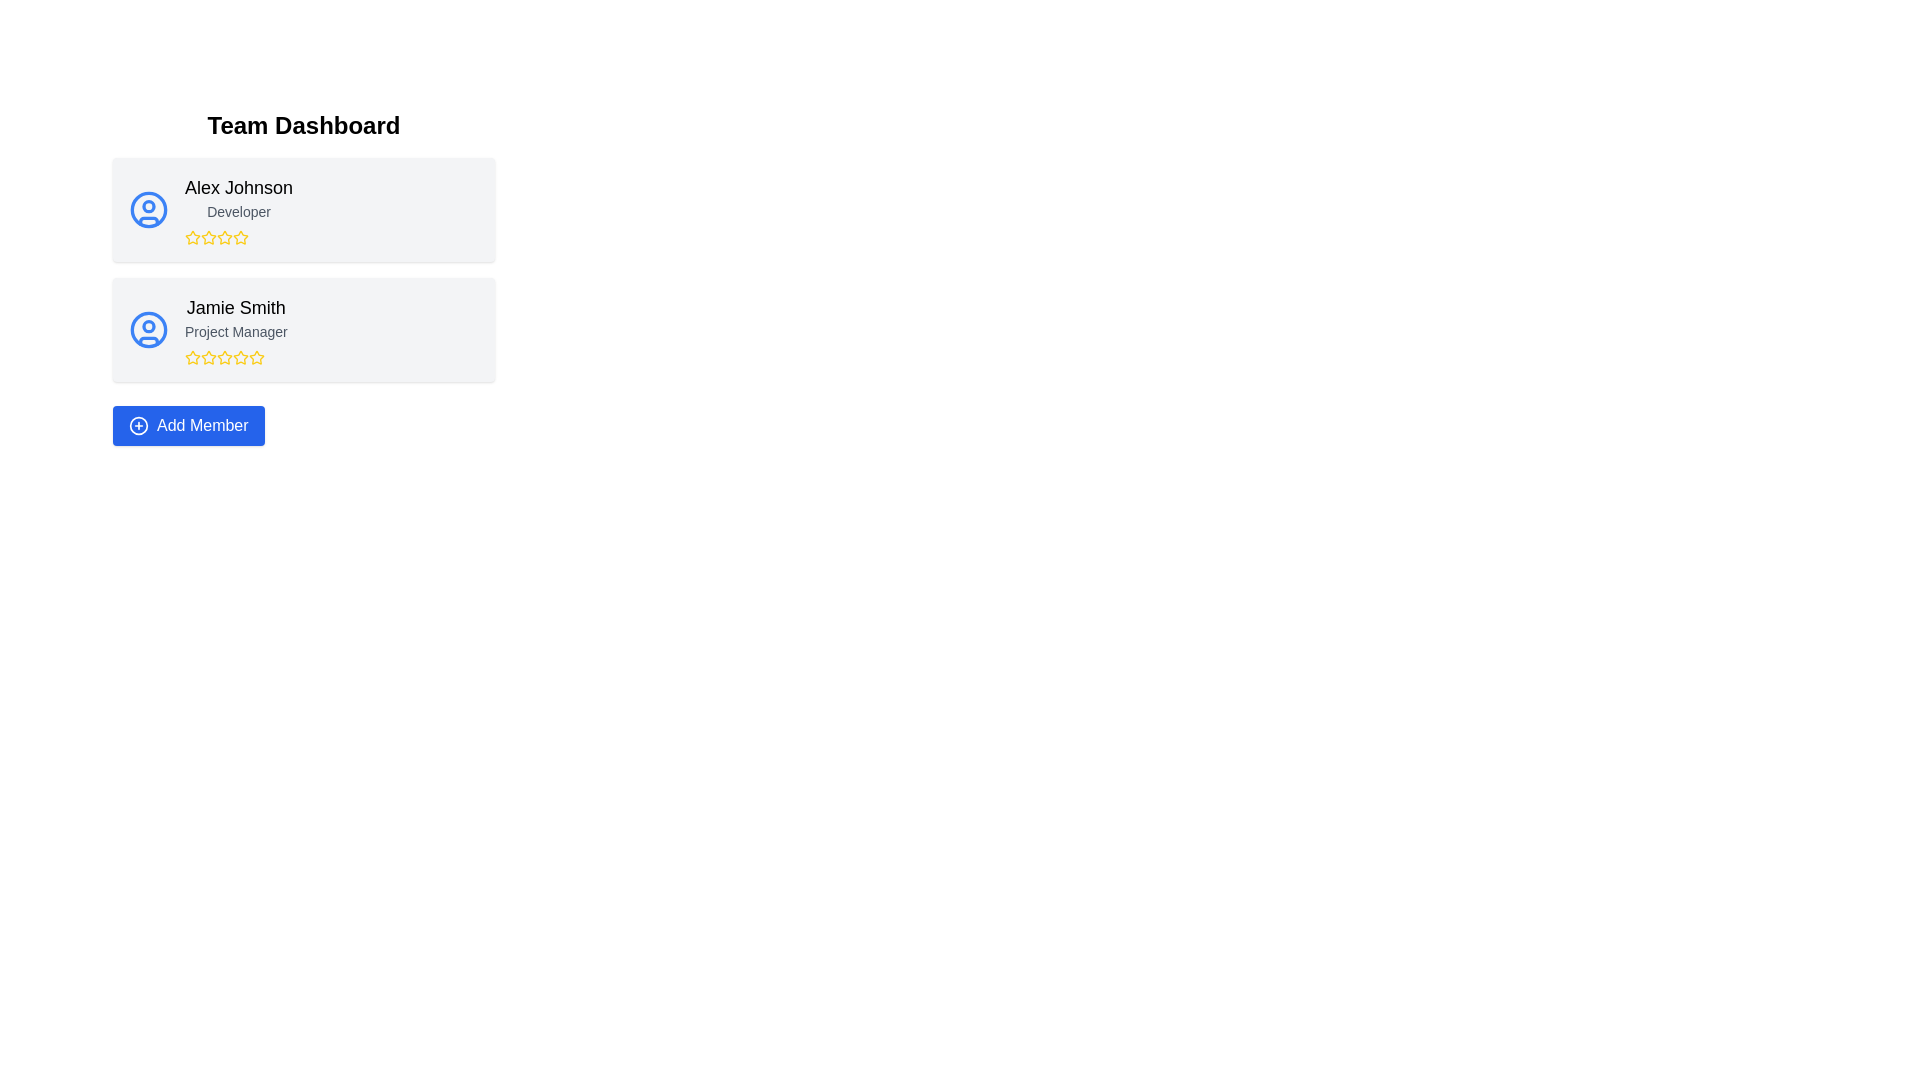 The image size is (1920, 1080). I want to click on the first star icon in the rating widget associated with 'Alex Johnson, Developer', which is a yellow outlined star with a hollow center, so click(192, 237).